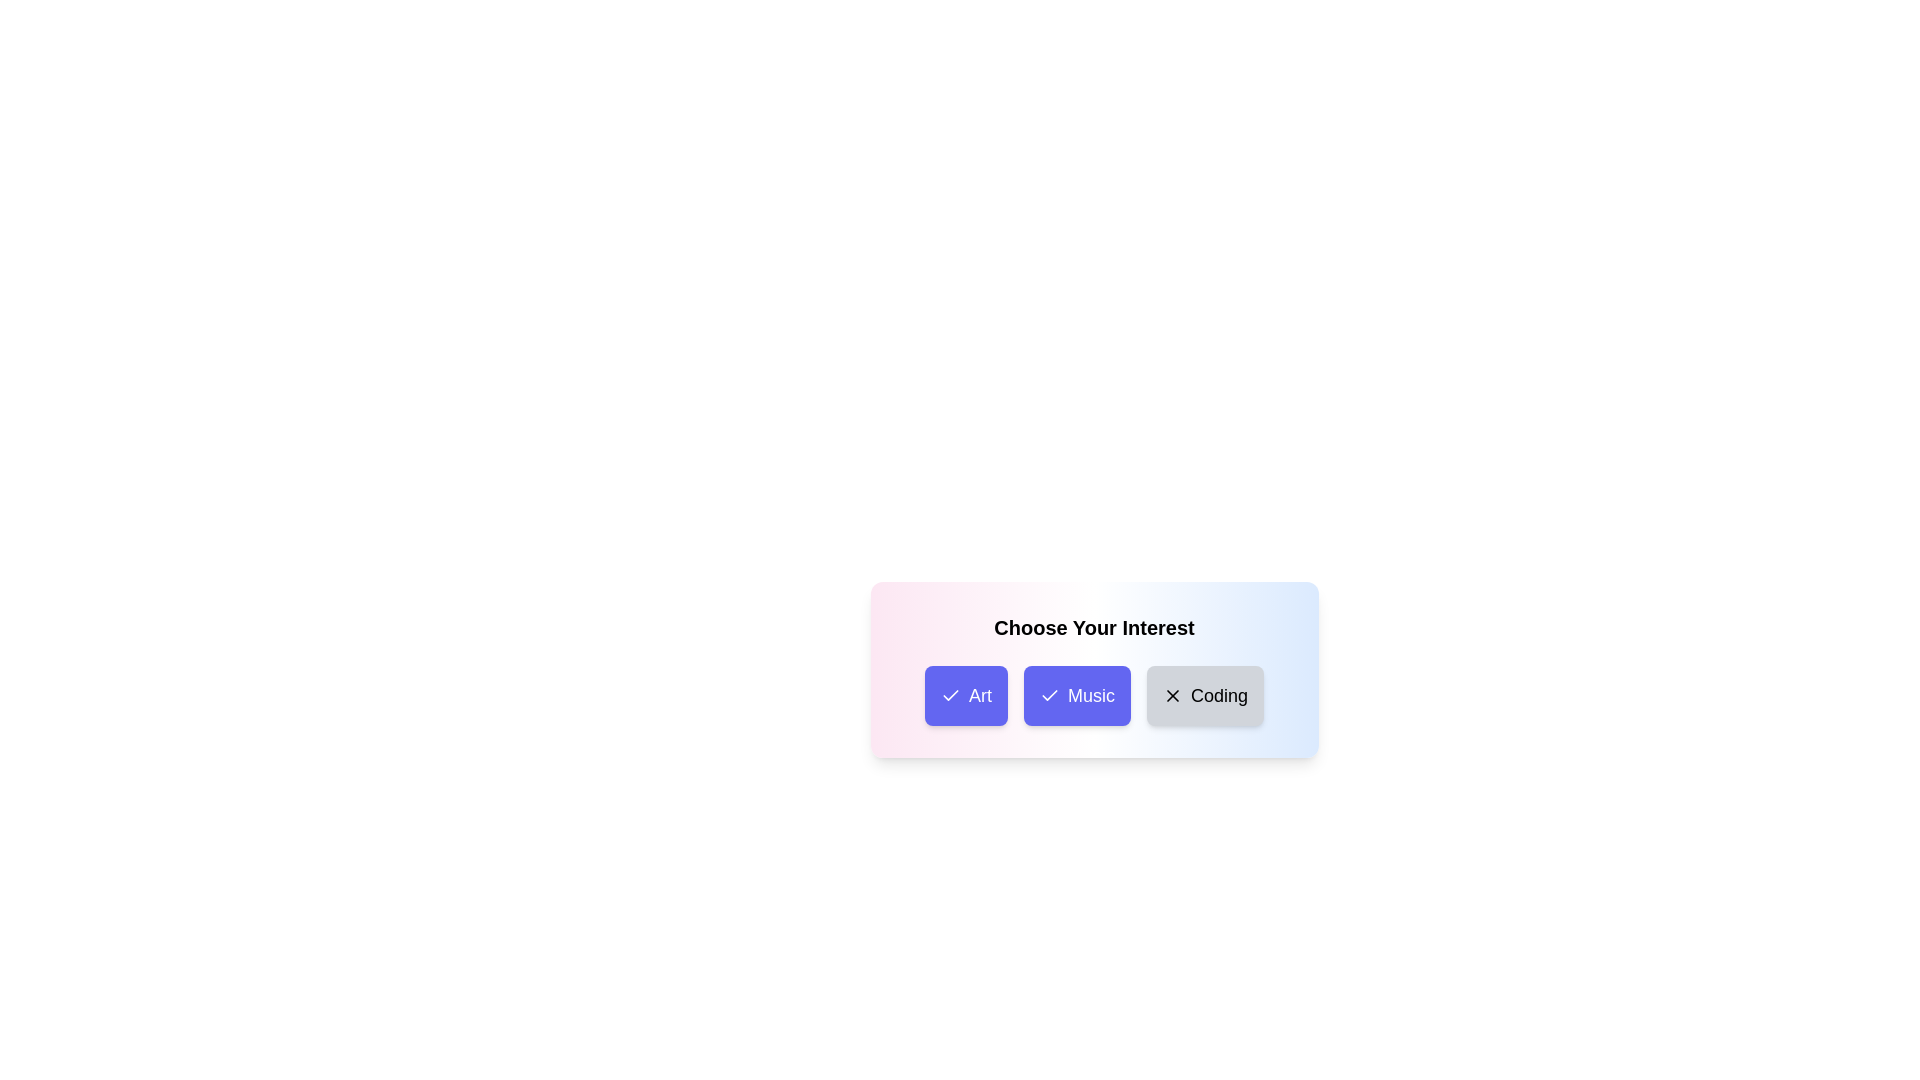  I want to click on the 'Coding' category to toggle its selection, so click(1203, 694).